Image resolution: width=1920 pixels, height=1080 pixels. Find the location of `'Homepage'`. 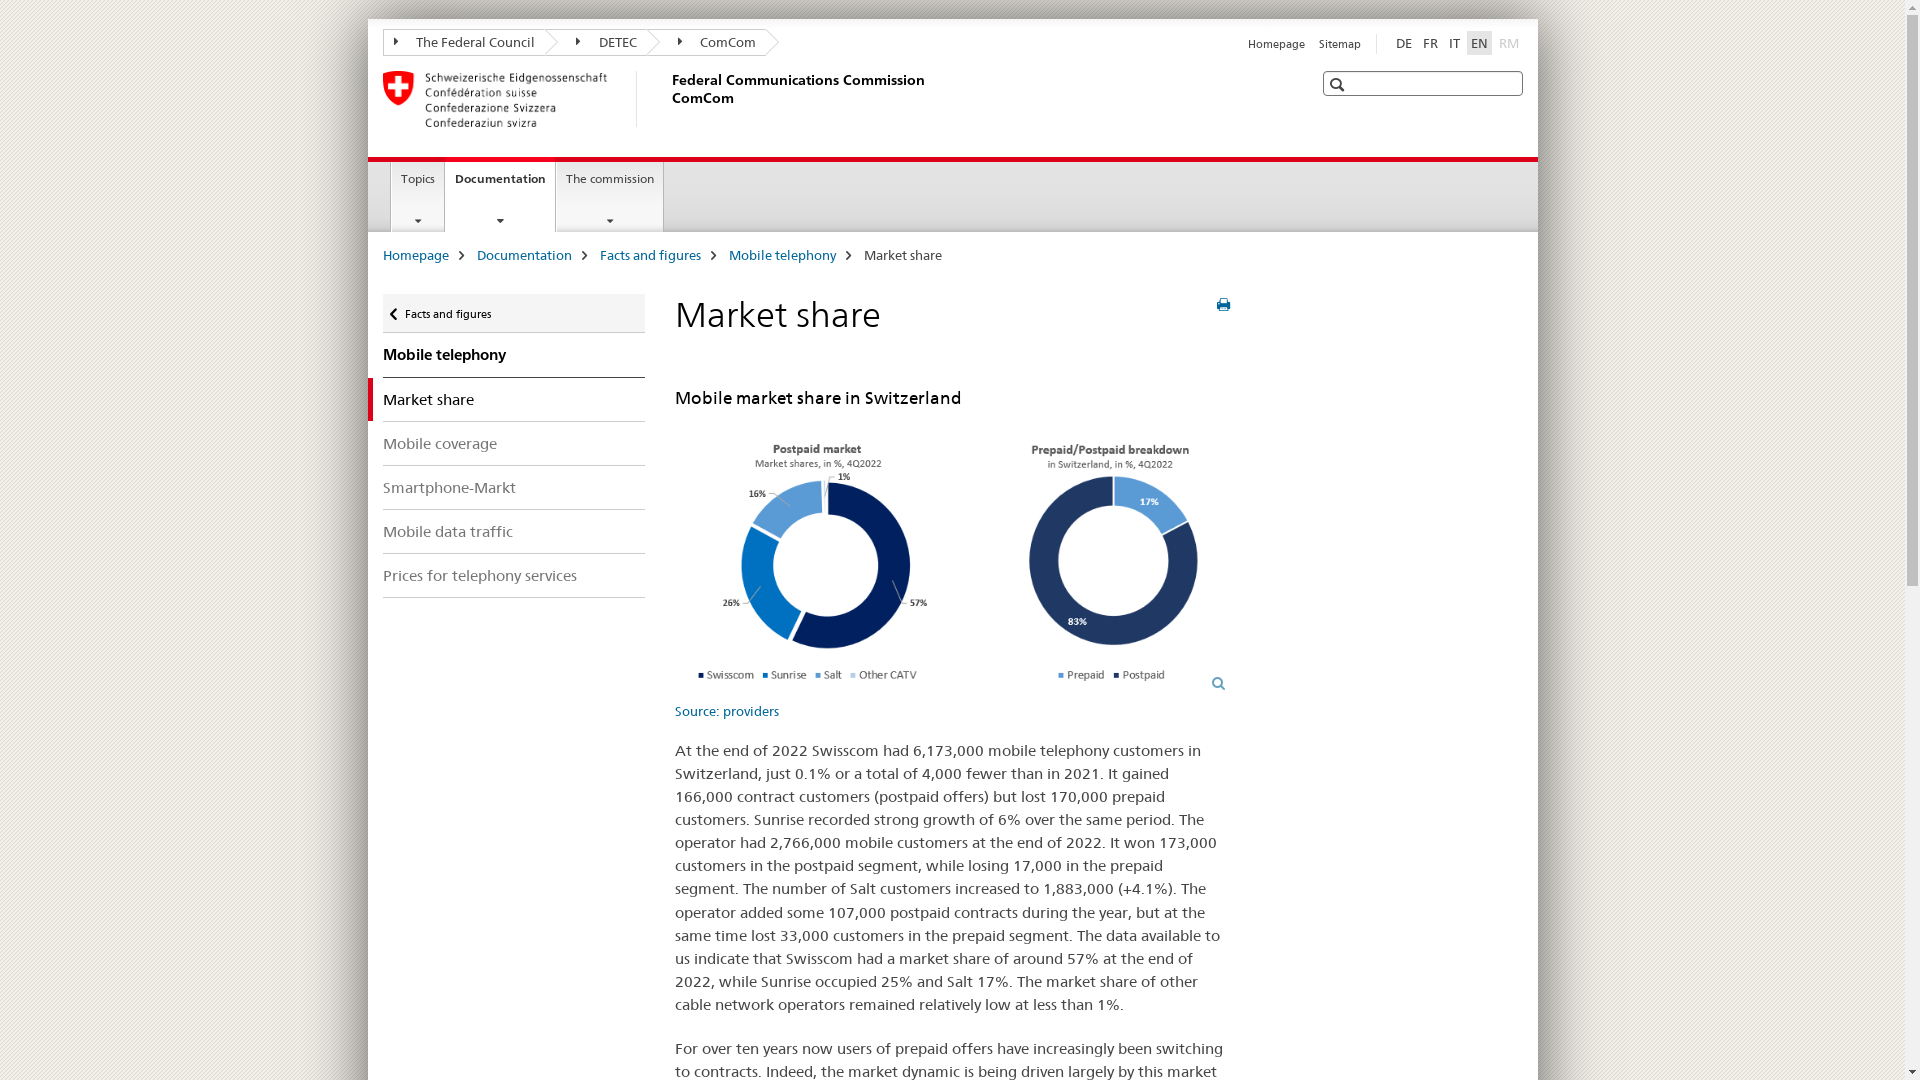

'Homepage' is located at coordinates (413, 253).